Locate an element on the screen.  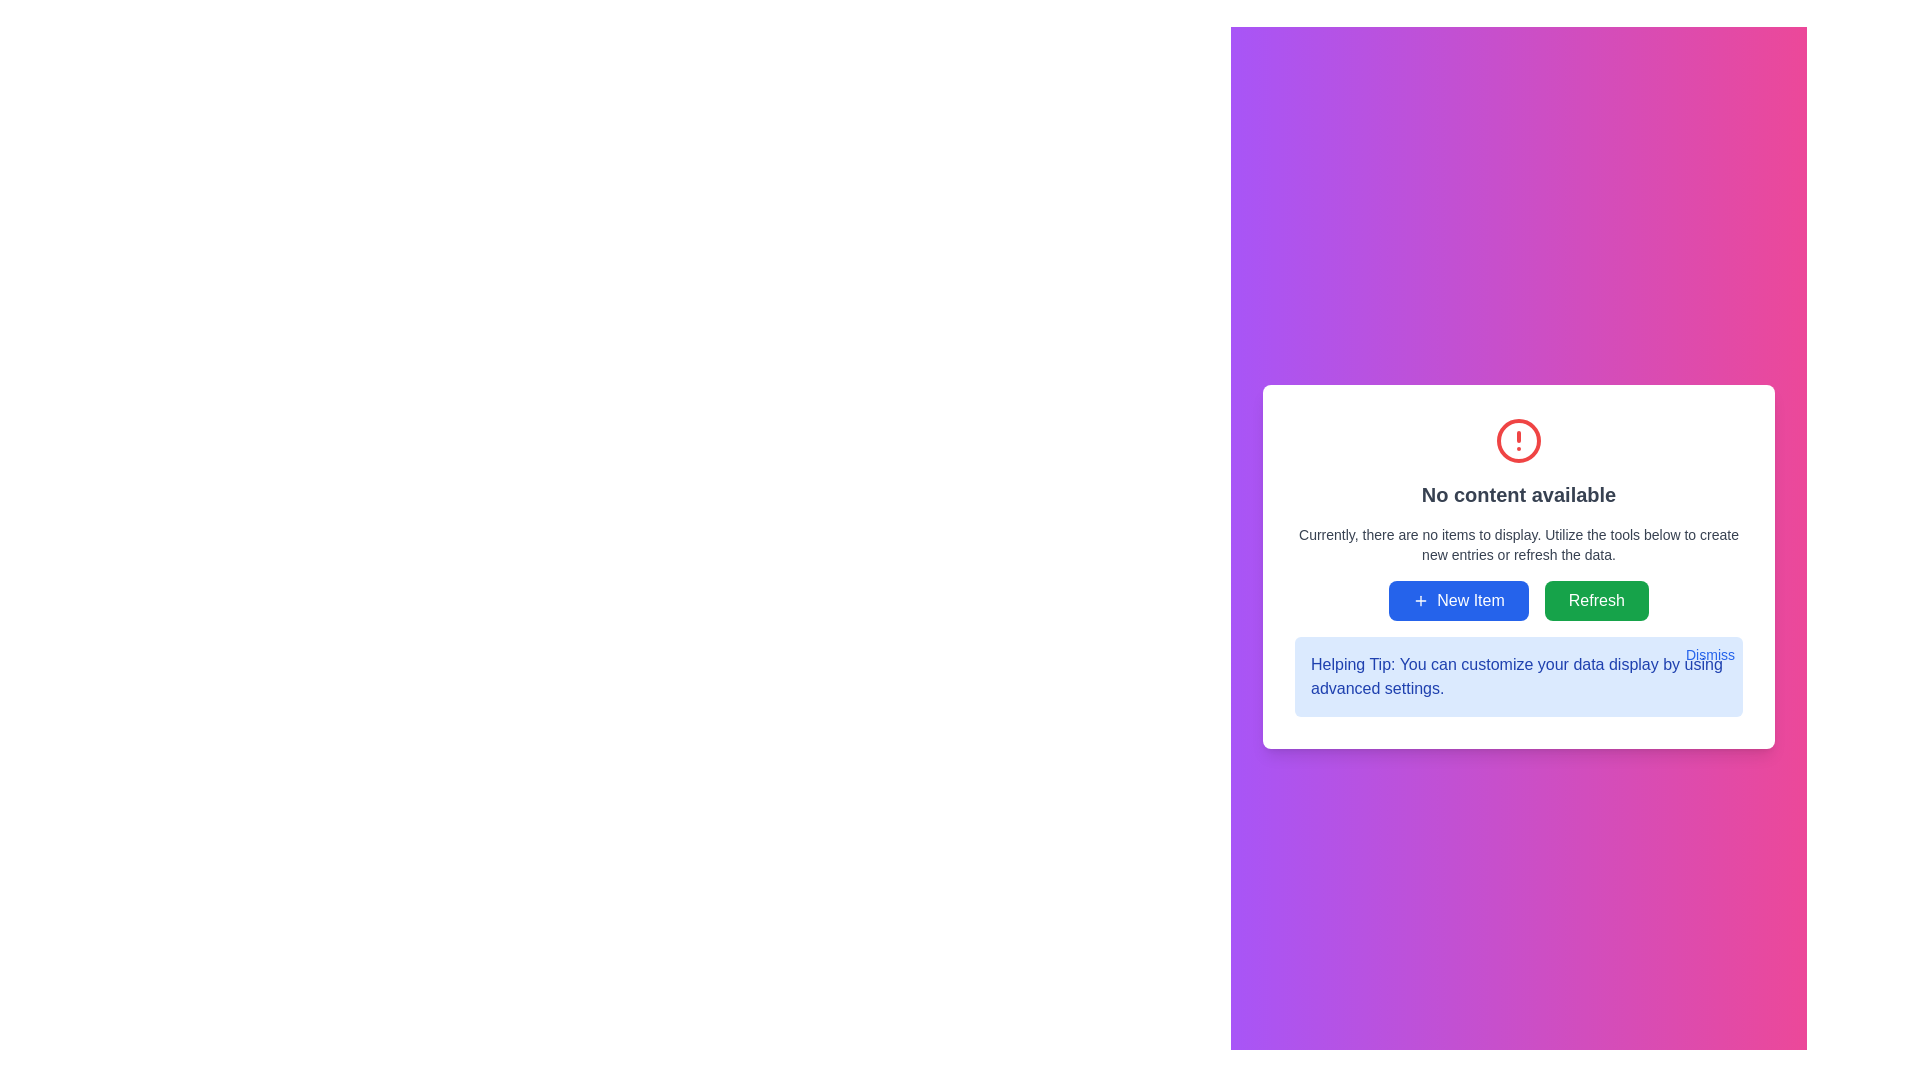
the 'Dismiss' button is located at coordinates (1709, 655).